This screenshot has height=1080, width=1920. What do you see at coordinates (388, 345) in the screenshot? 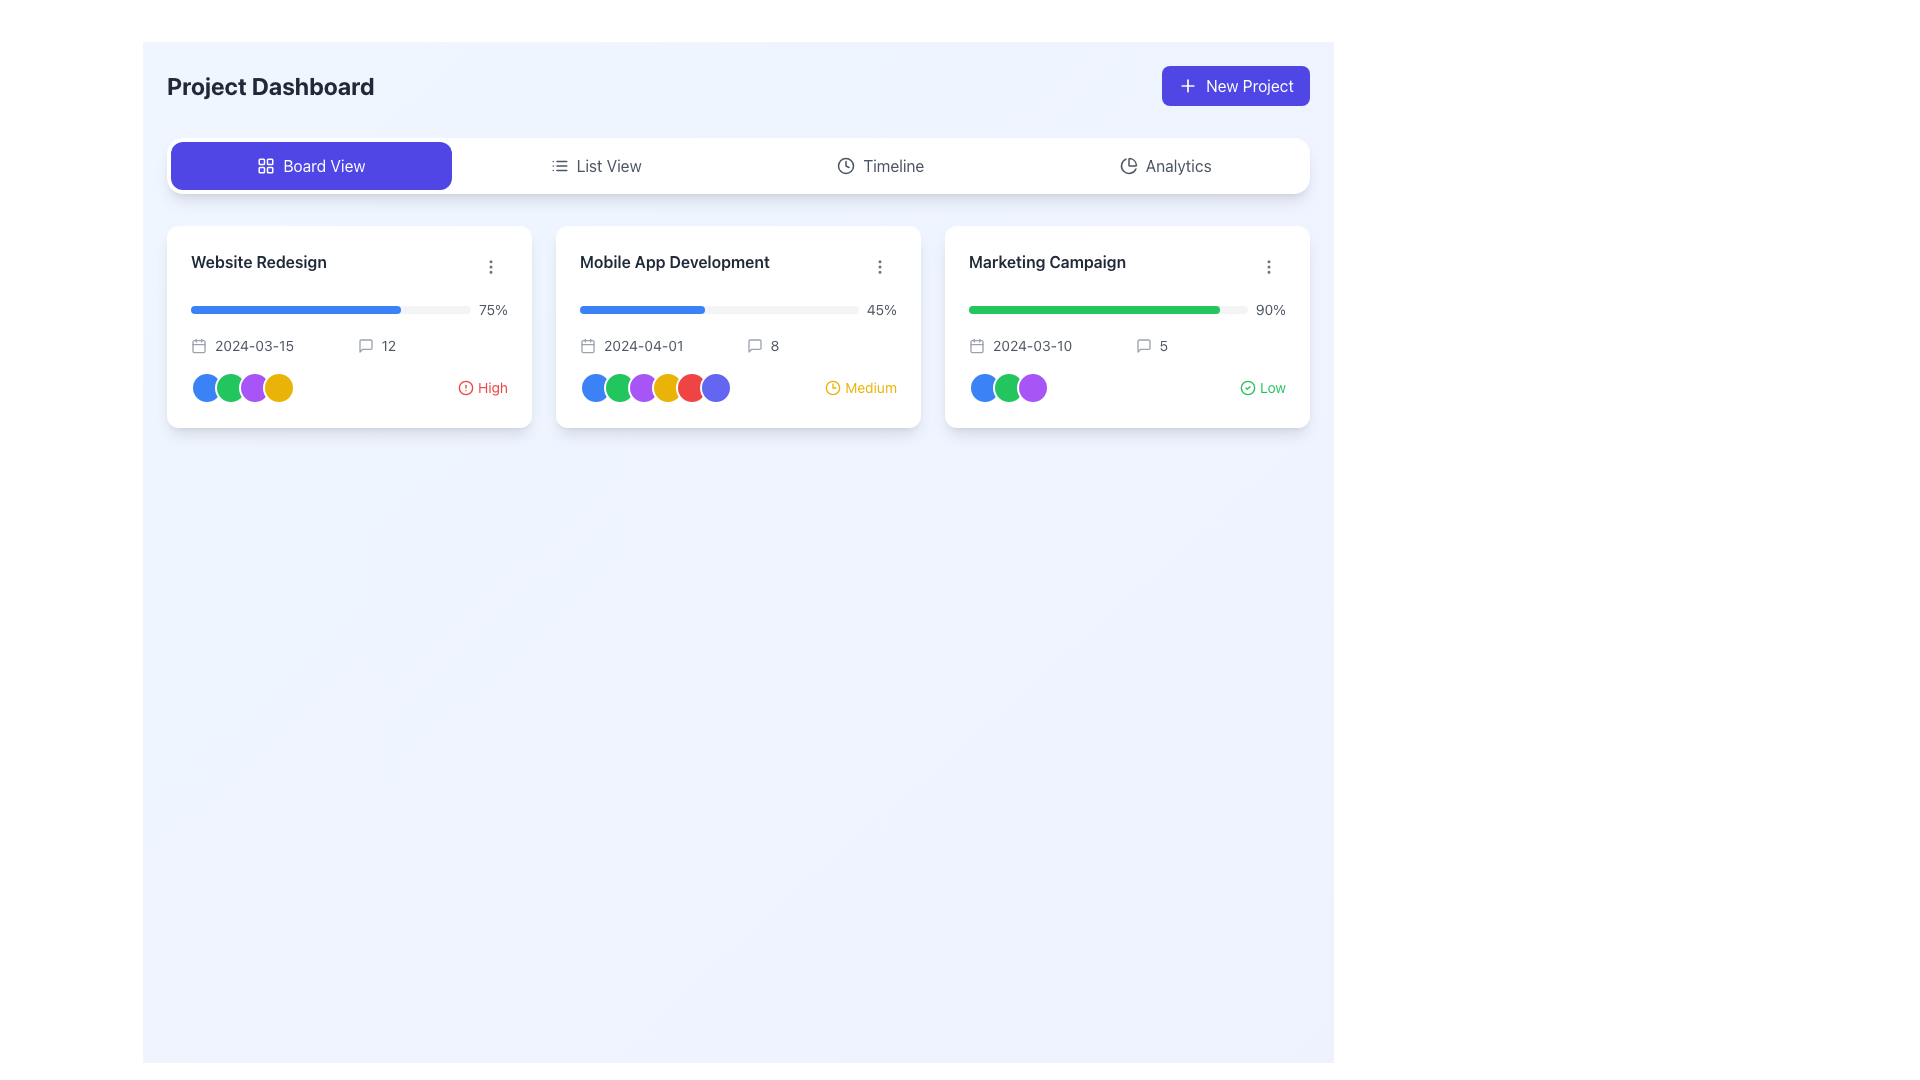
I see `the non-interactive text label displaying the numerical count of comments or messages located in the second card titled 'Mobile App Development', positioned to the right of the speech bubble icon` at bounding box center [388, 345].